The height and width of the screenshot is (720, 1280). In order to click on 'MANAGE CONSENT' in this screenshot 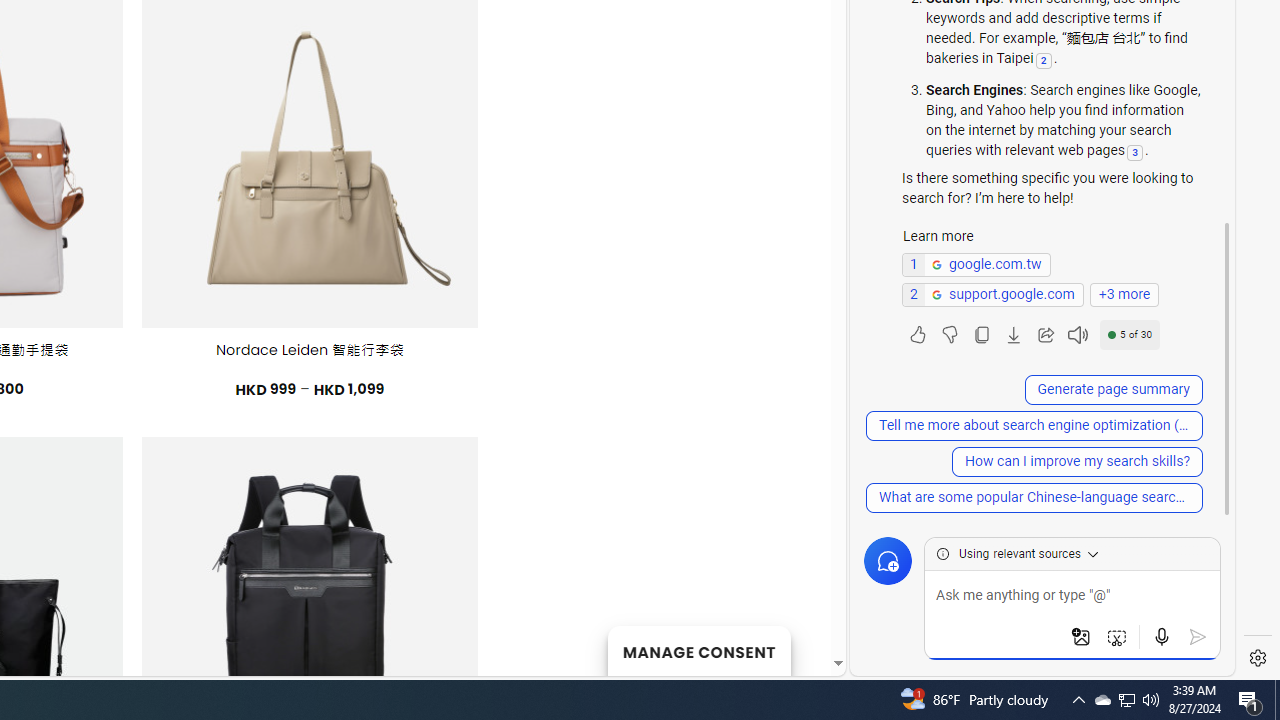, I will do `click(698, 650)`.